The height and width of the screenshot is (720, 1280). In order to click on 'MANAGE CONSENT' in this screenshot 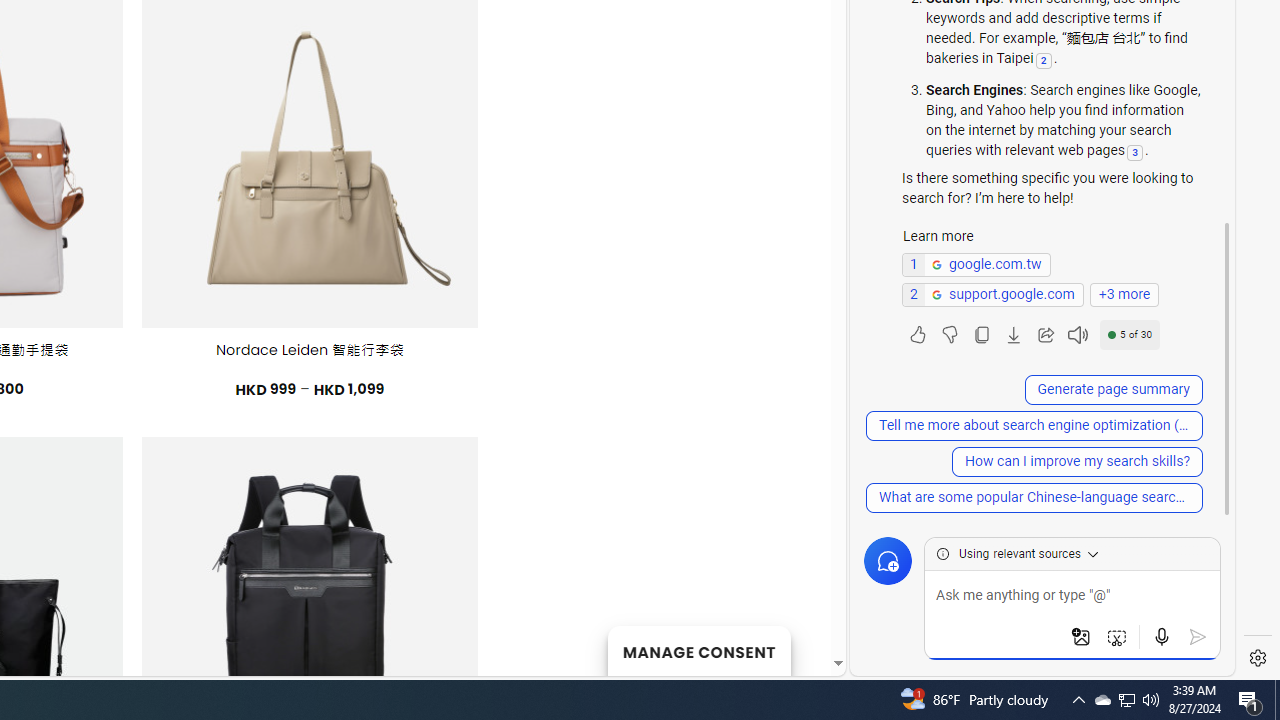, I will do `click(698, 650)`.